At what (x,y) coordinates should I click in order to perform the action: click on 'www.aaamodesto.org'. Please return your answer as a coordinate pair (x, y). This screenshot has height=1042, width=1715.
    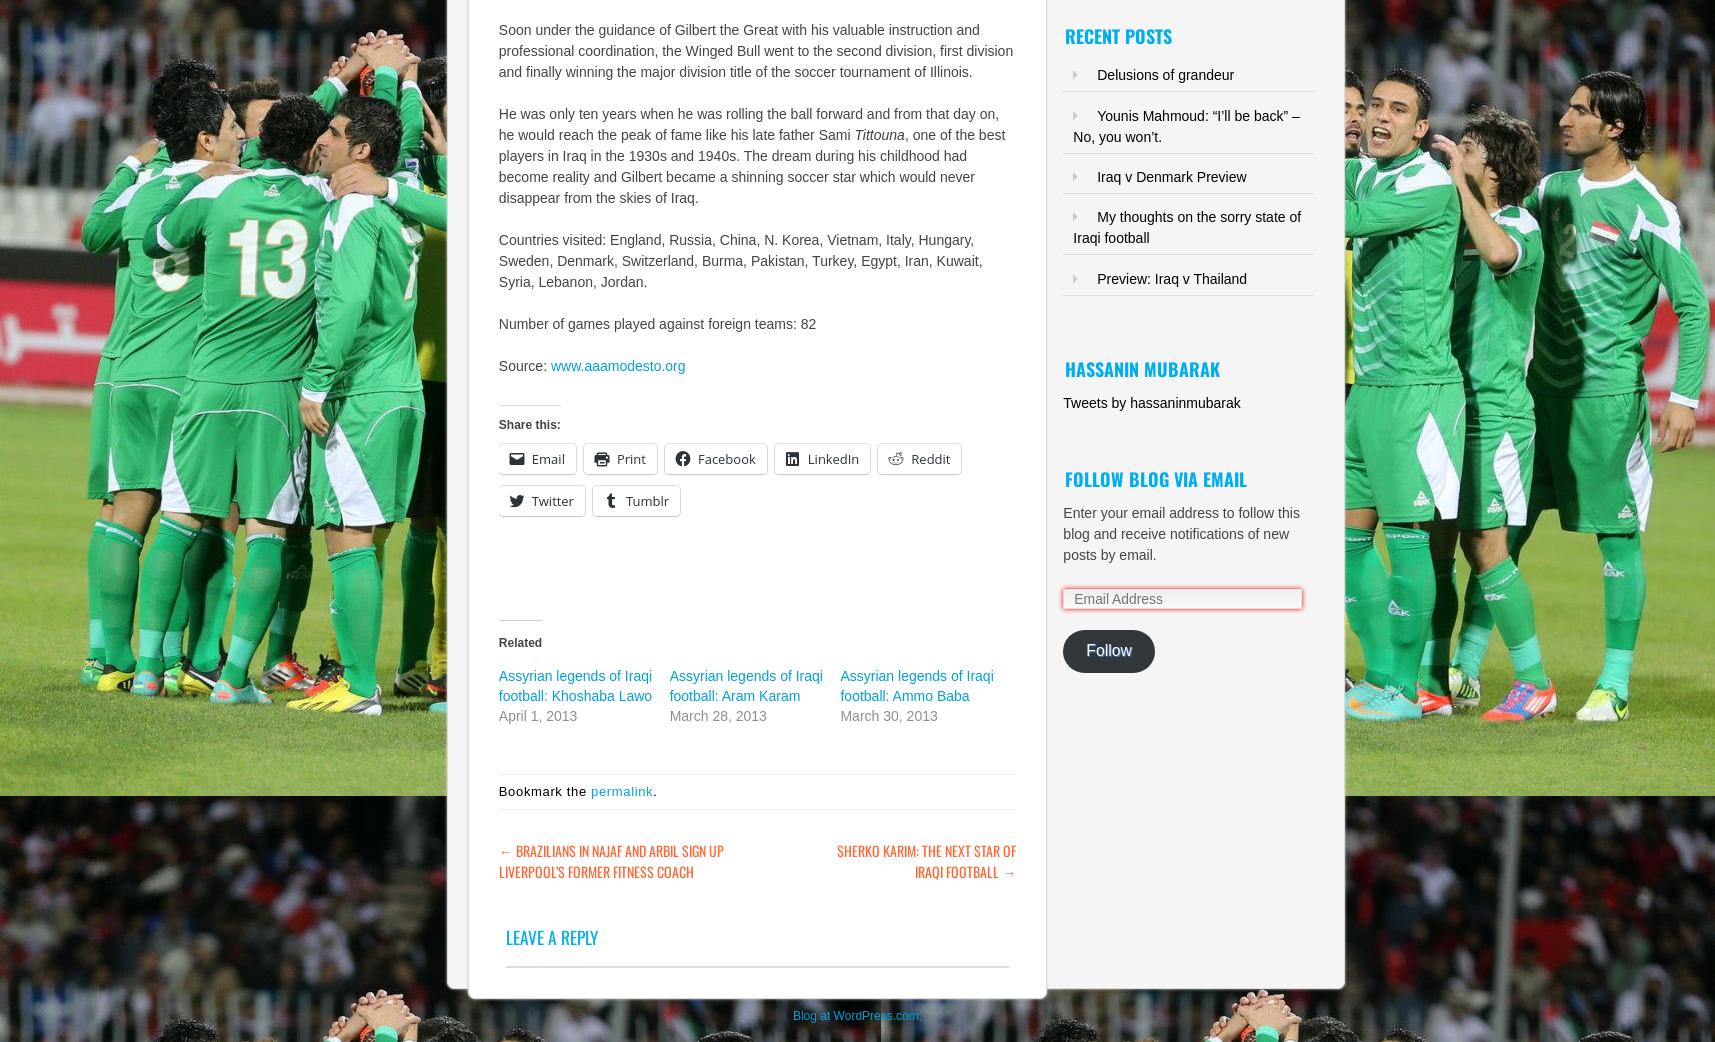
    Looking at the image, I should click on (617, 364).